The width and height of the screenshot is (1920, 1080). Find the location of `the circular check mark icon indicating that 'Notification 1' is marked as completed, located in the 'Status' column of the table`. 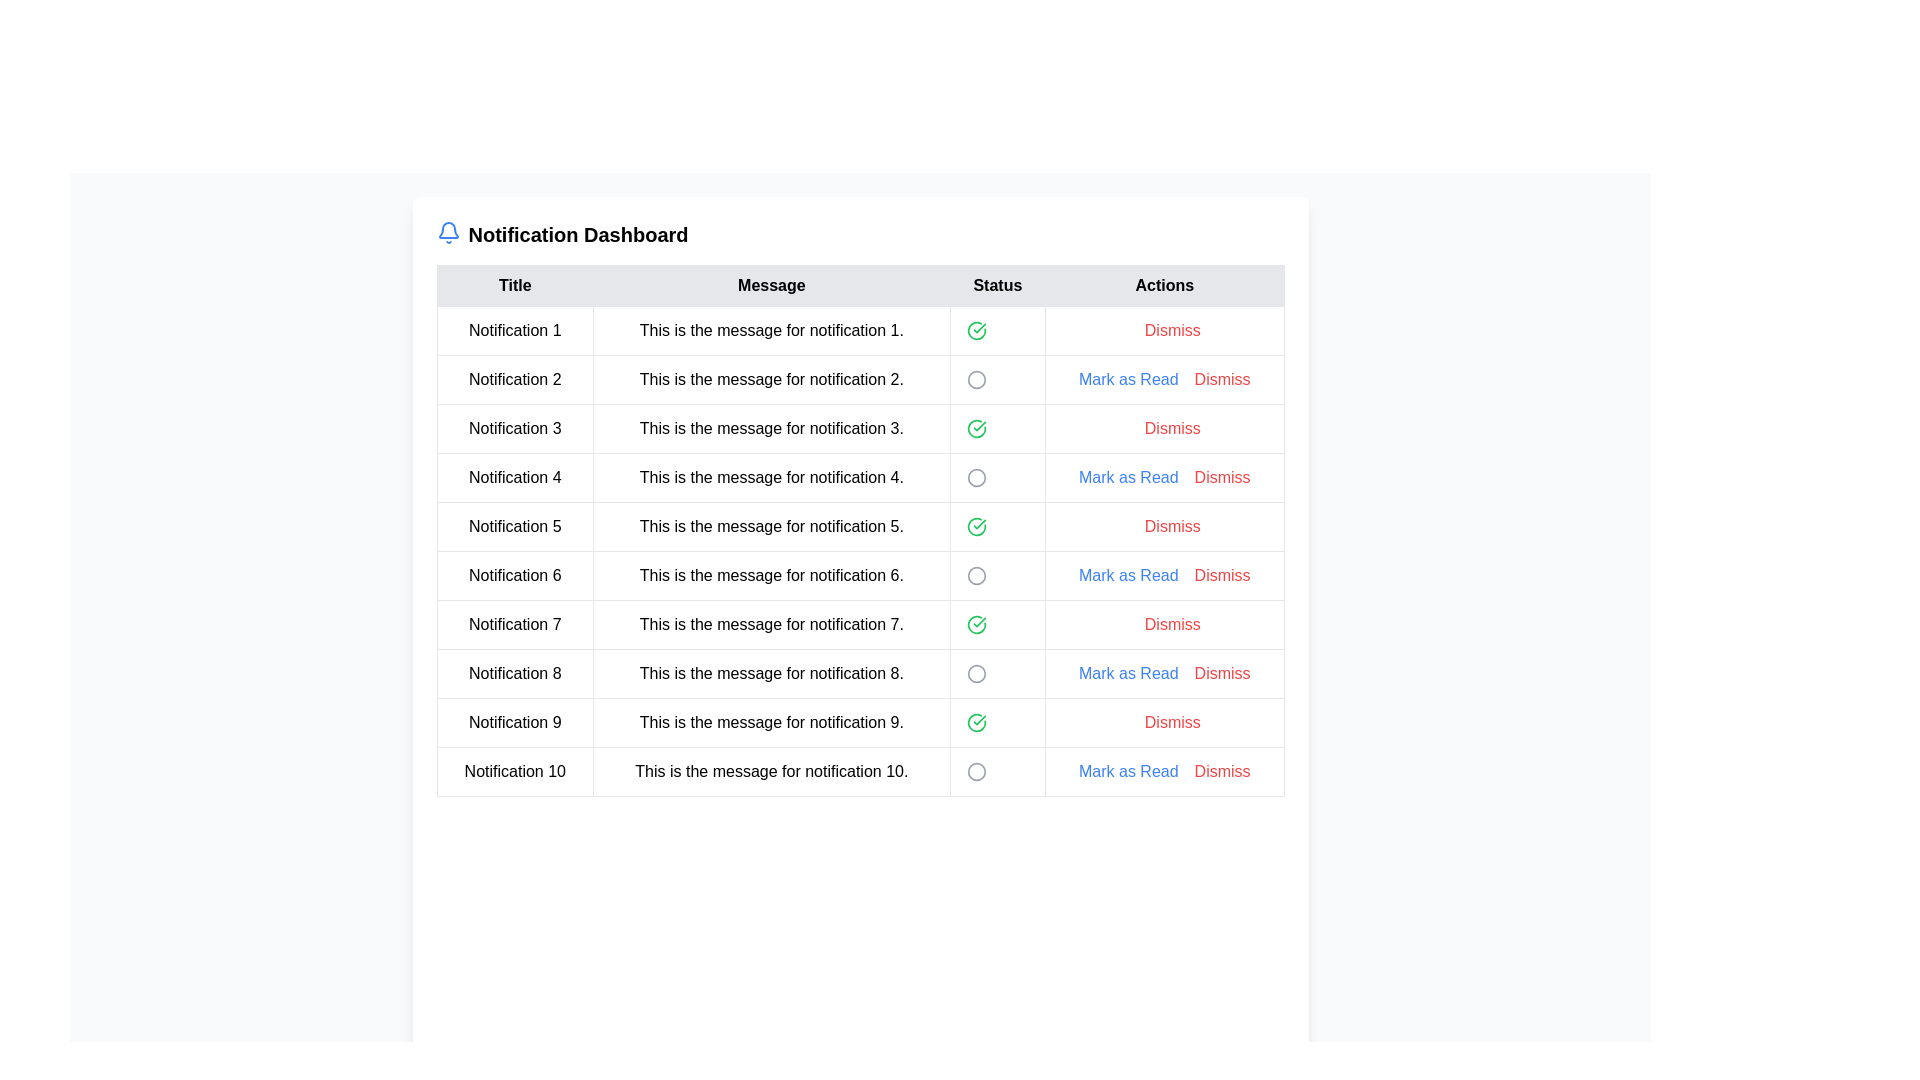

the circular check mark icon indicating that 'Notification 1' is marked as completed, located in the 'Status' column of the table is located at coordinates (976, 330).